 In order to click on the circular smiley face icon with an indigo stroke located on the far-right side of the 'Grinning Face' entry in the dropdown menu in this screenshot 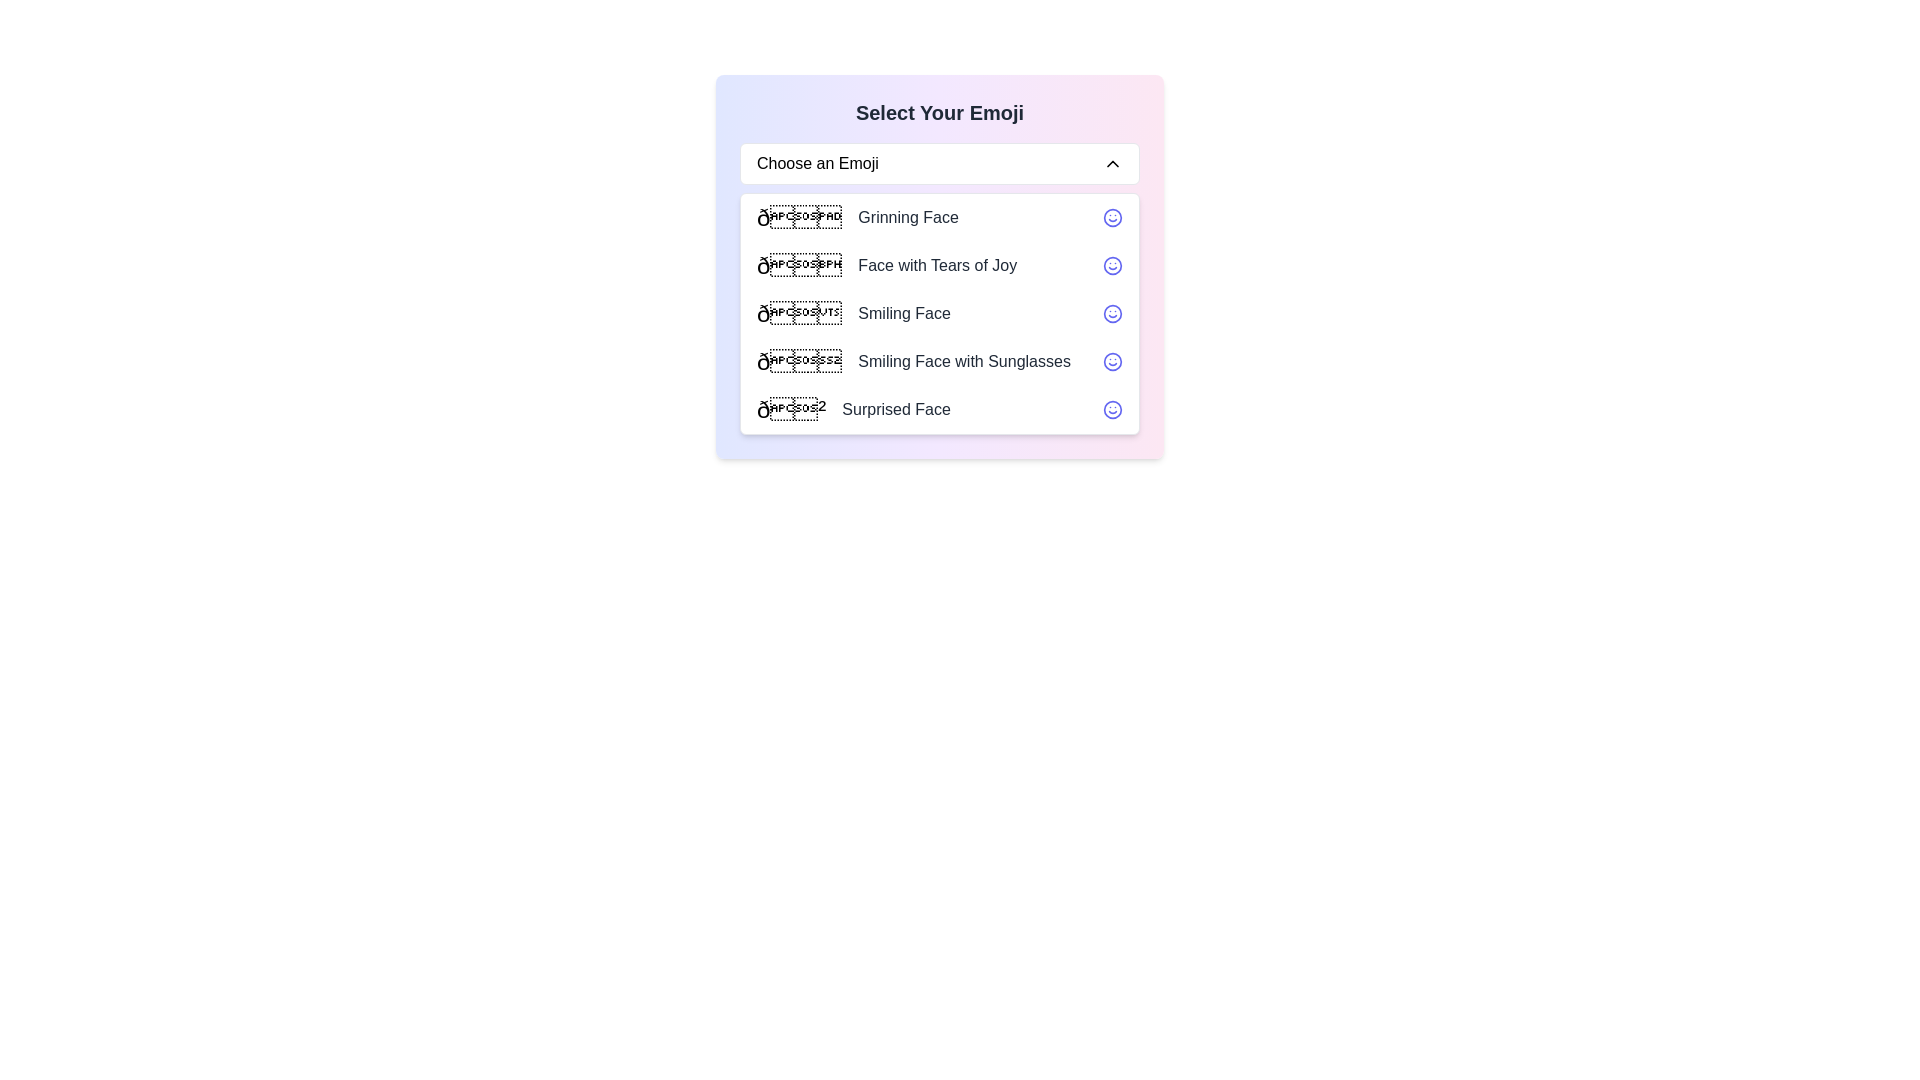, I will do `click(1112, 218)`.